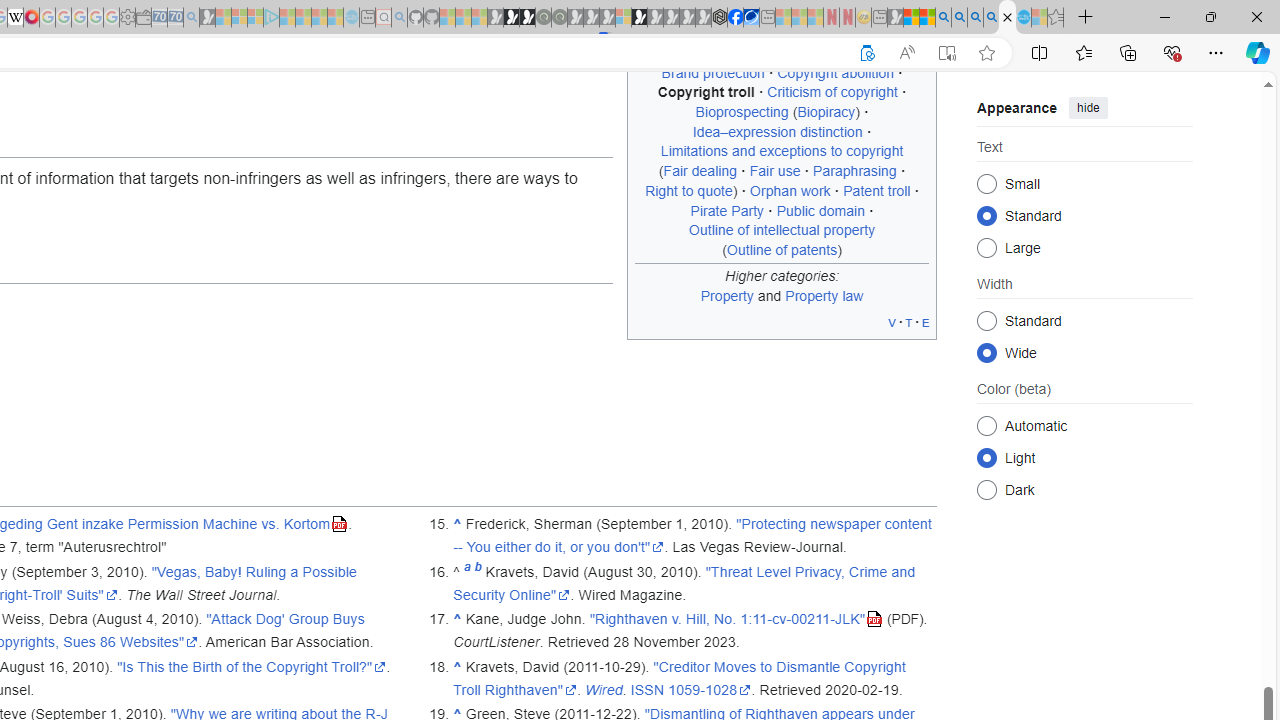 Image resolution: width=1280 pixels, height=720 pixels. Describe the element at coordinates (32, 17) in the screenshot. I see `'MediaWiki'` at that location.